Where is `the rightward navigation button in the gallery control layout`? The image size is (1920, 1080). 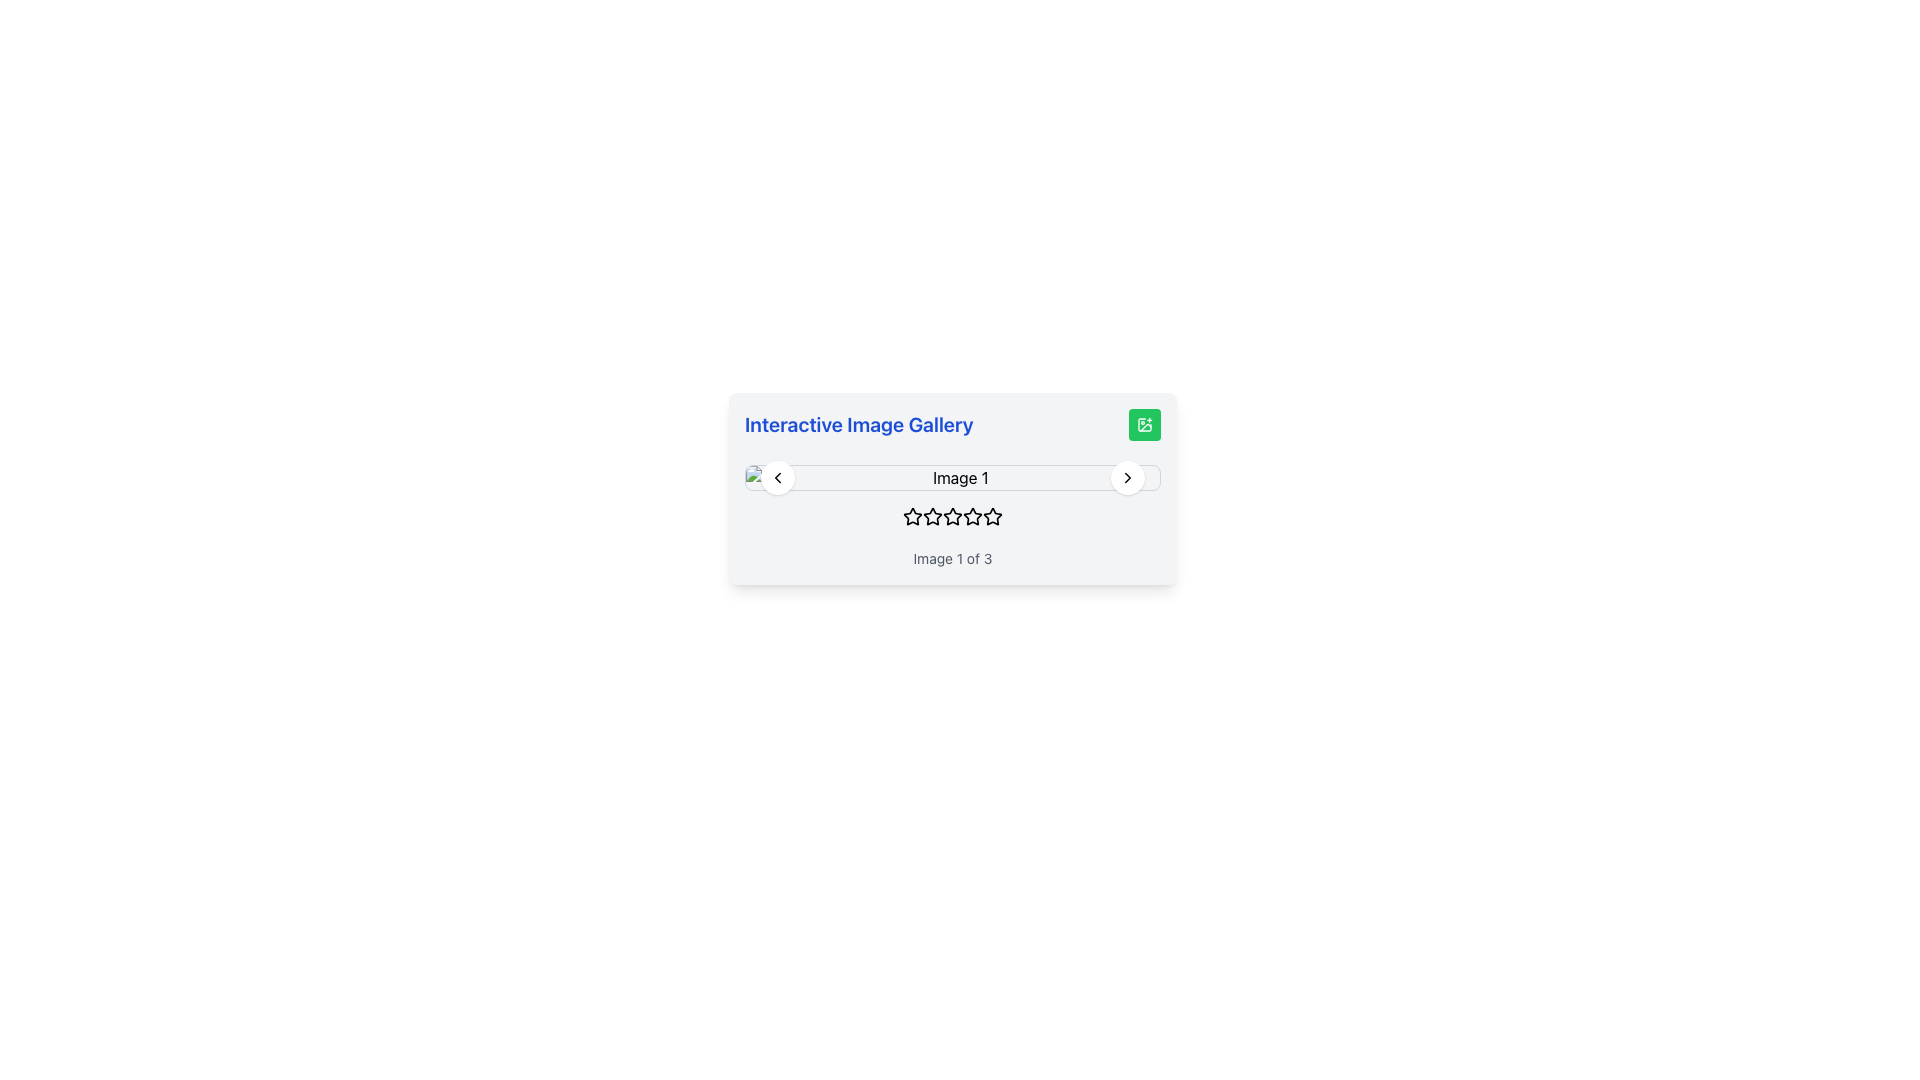
the rightward navigation button in the gallery control layout is located at coordinates (1128, 478).